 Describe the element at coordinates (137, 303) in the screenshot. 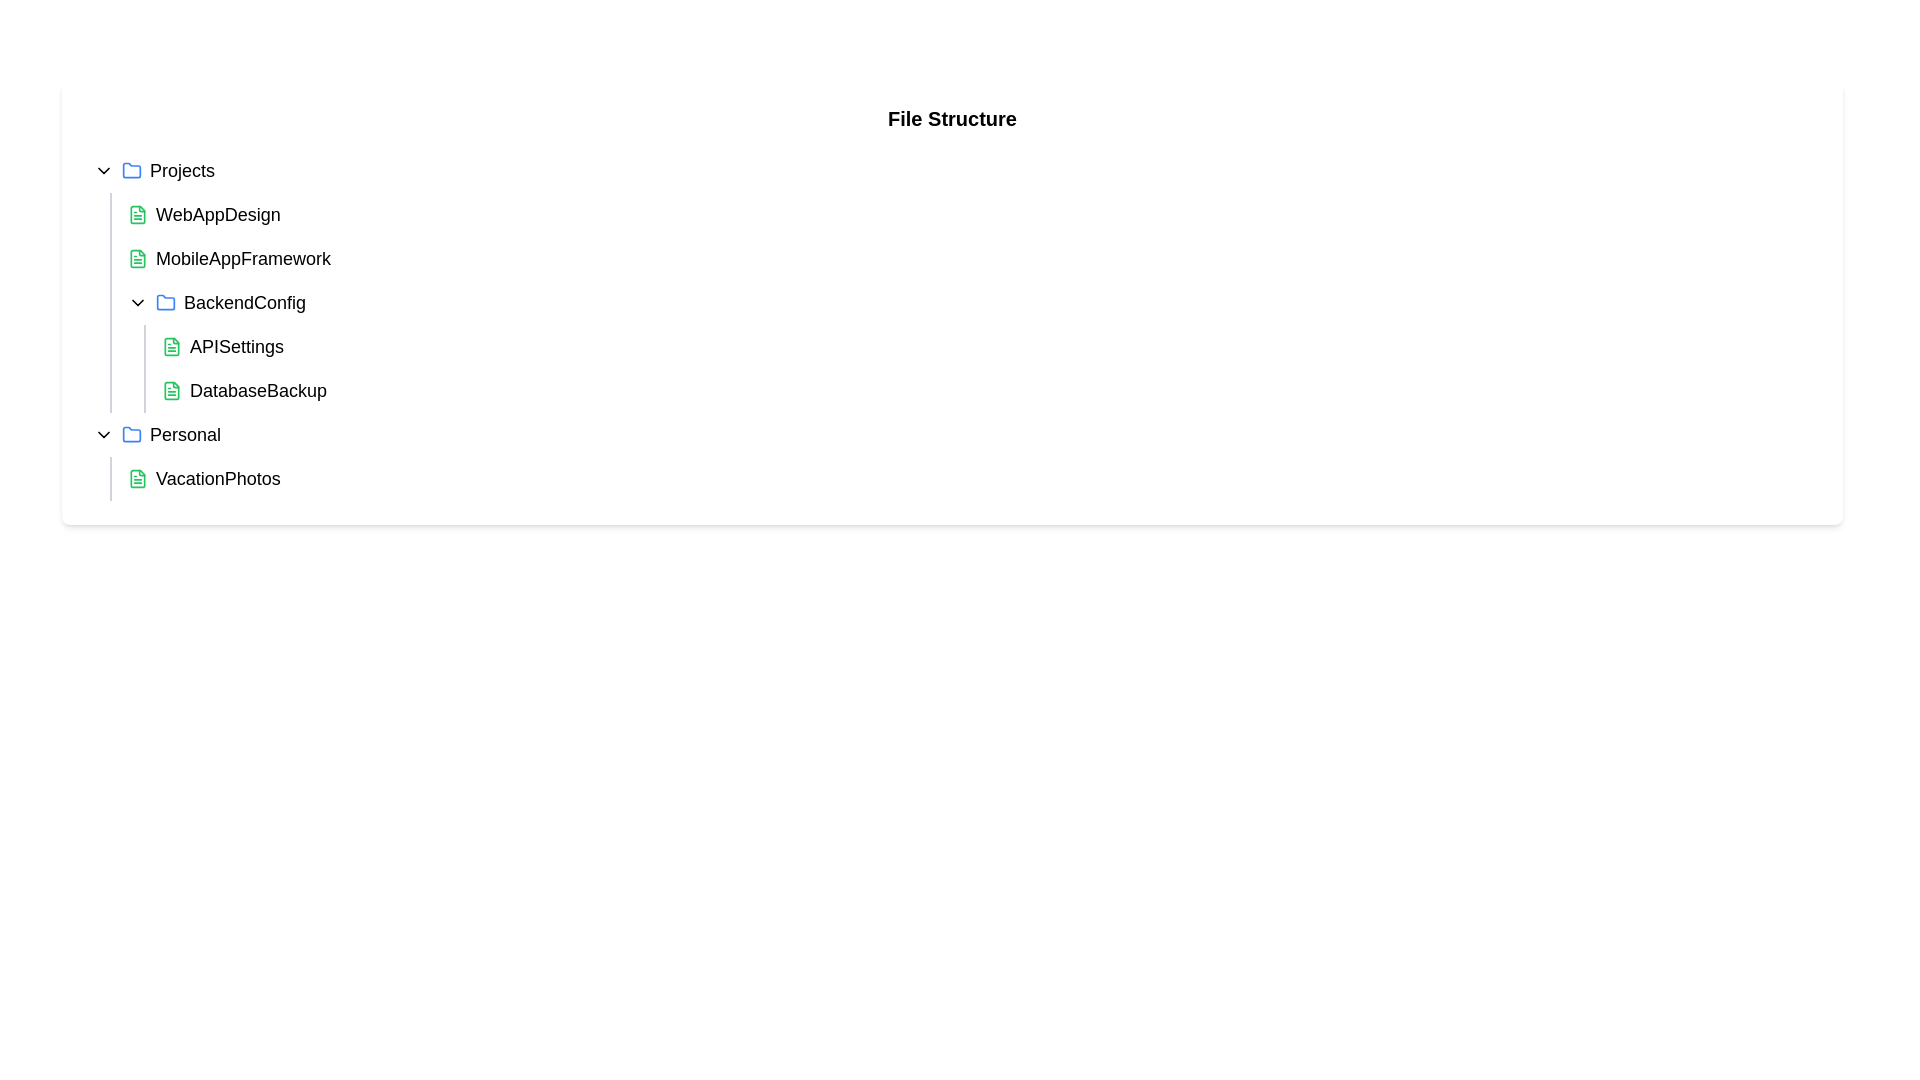

I see `the Chevron-down icon` at that location.